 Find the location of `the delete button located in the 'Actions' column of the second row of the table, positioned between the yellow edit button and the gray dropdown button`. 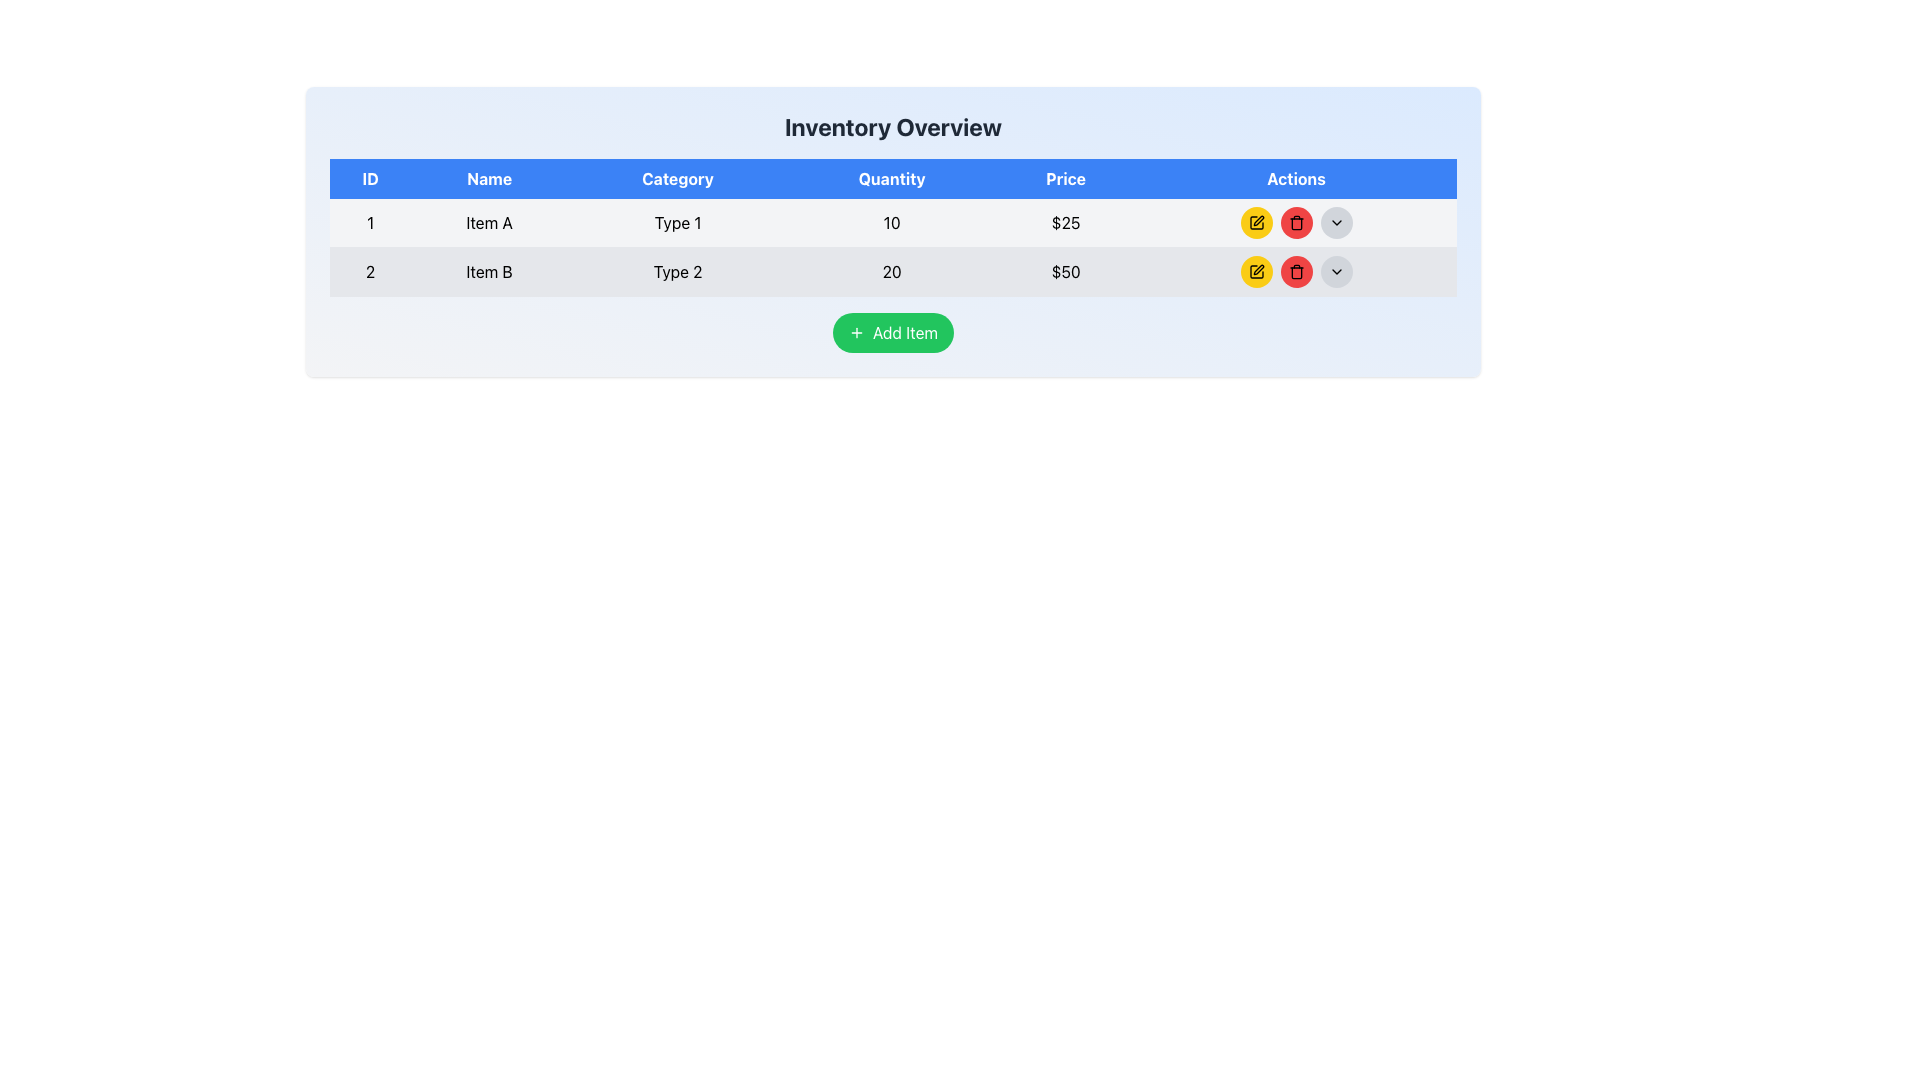

the delete button located in the 'Actions' column of the second row of the table, positioned between the yellow edit button and the gray dropdown button is located at coordinates (1296, 223).